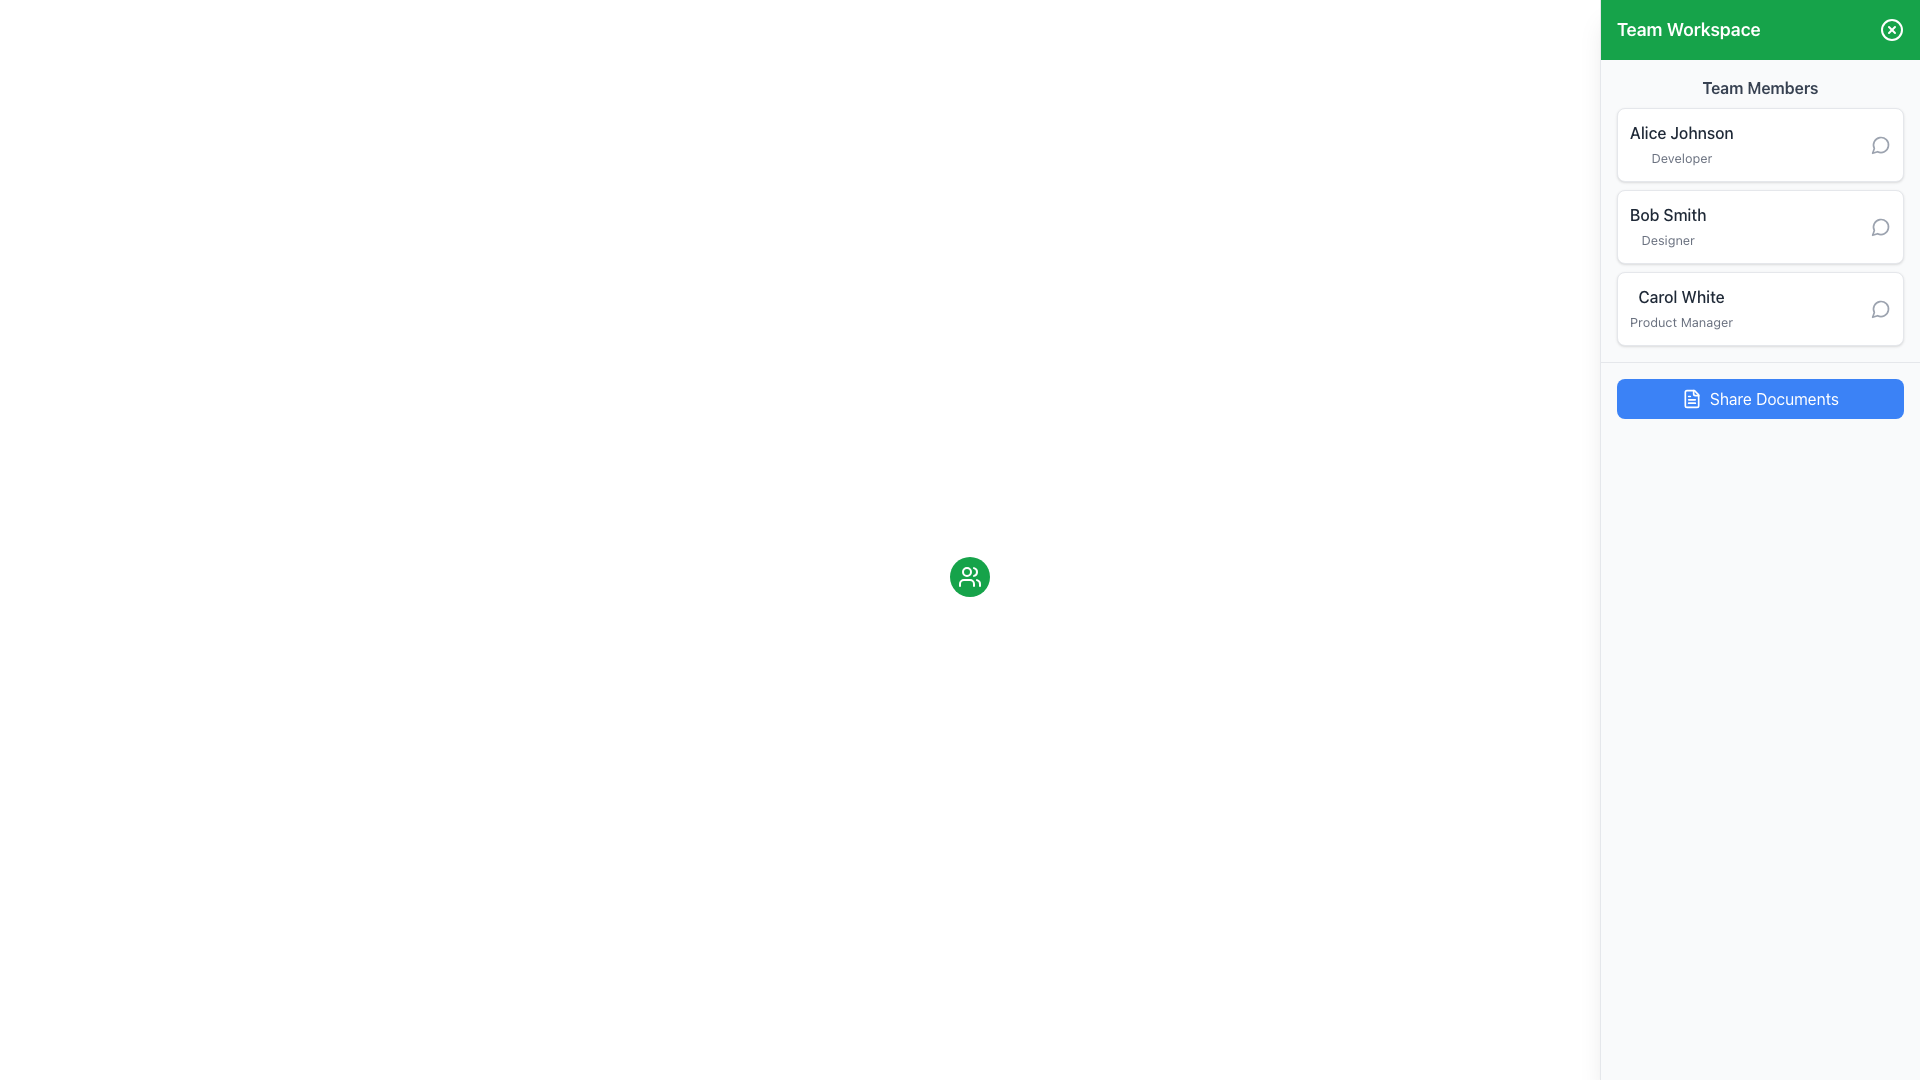  I want to click on the icon button located at the far right side of the card labeled 'Alice Johnson' to initiate a message, so click(1880, 144).